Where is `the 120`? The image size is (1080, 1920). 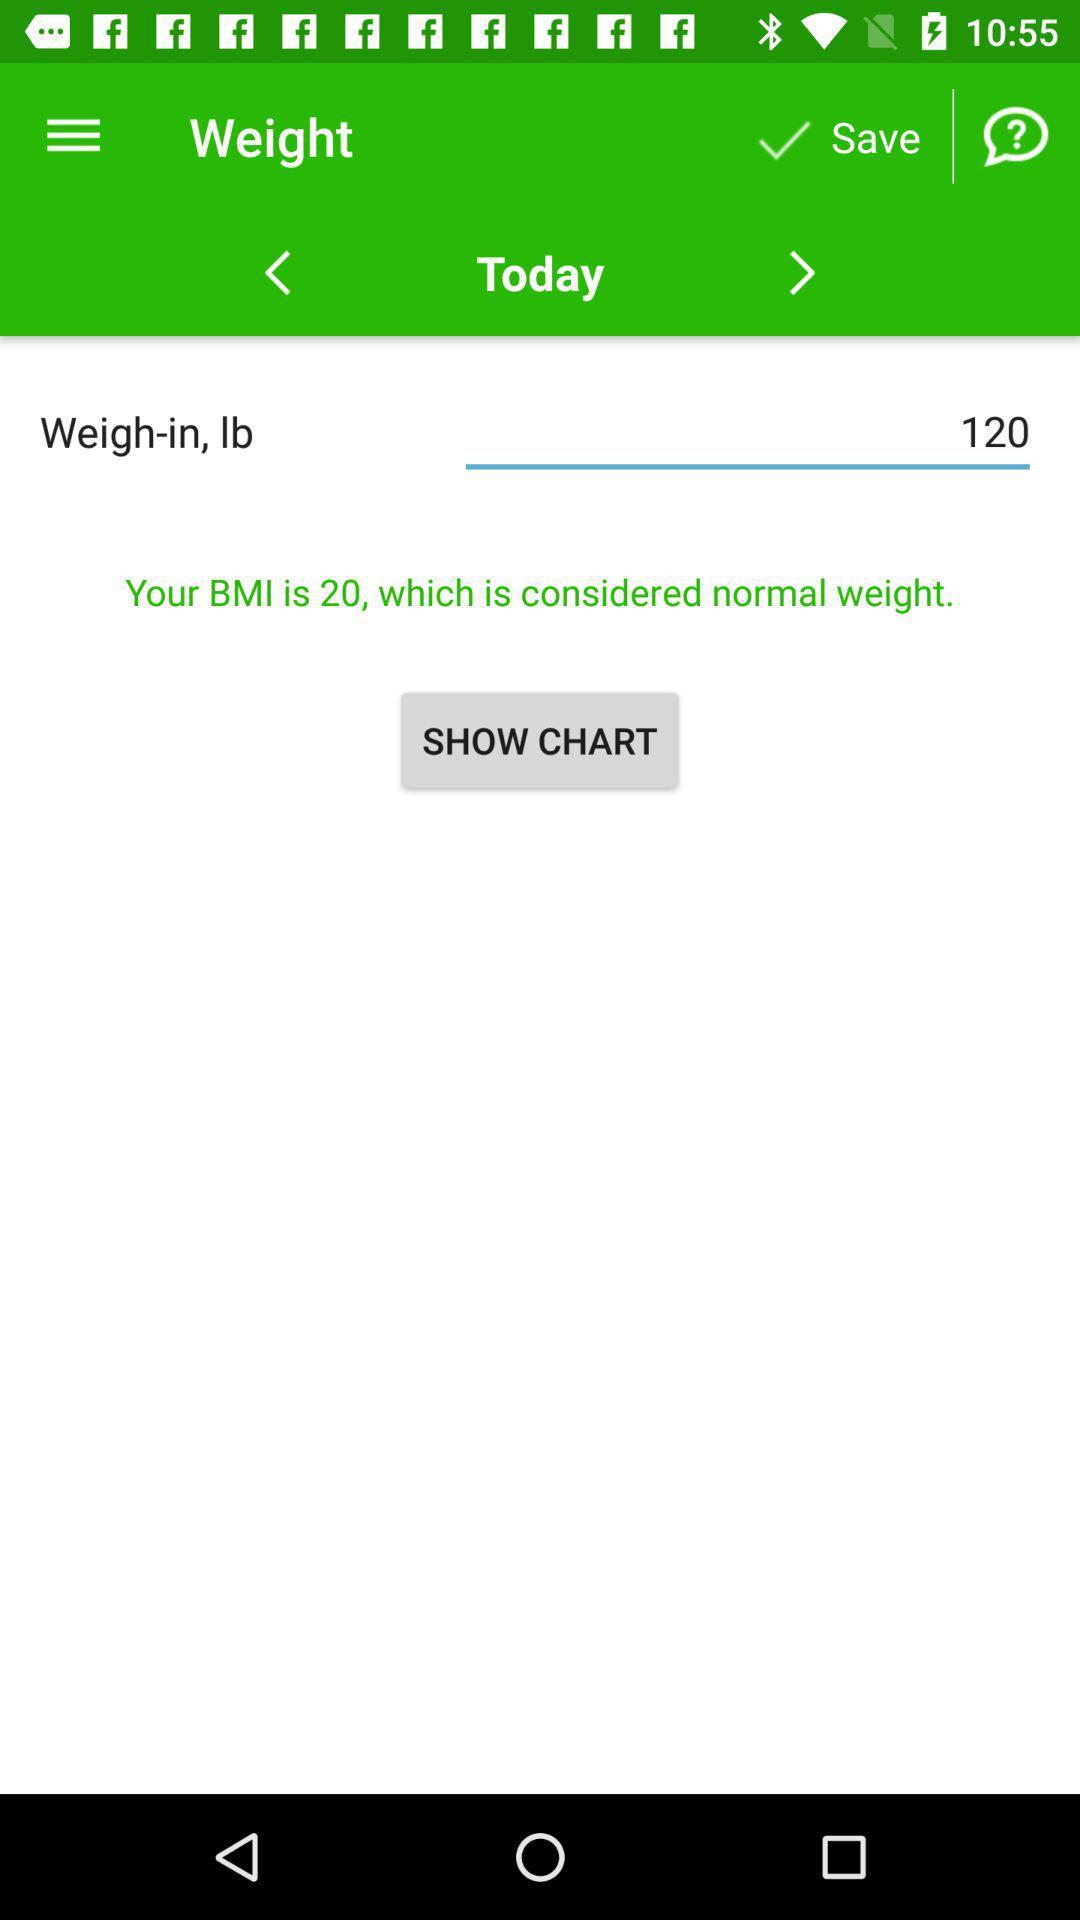
the 120 is located at coordinates (747, 430).